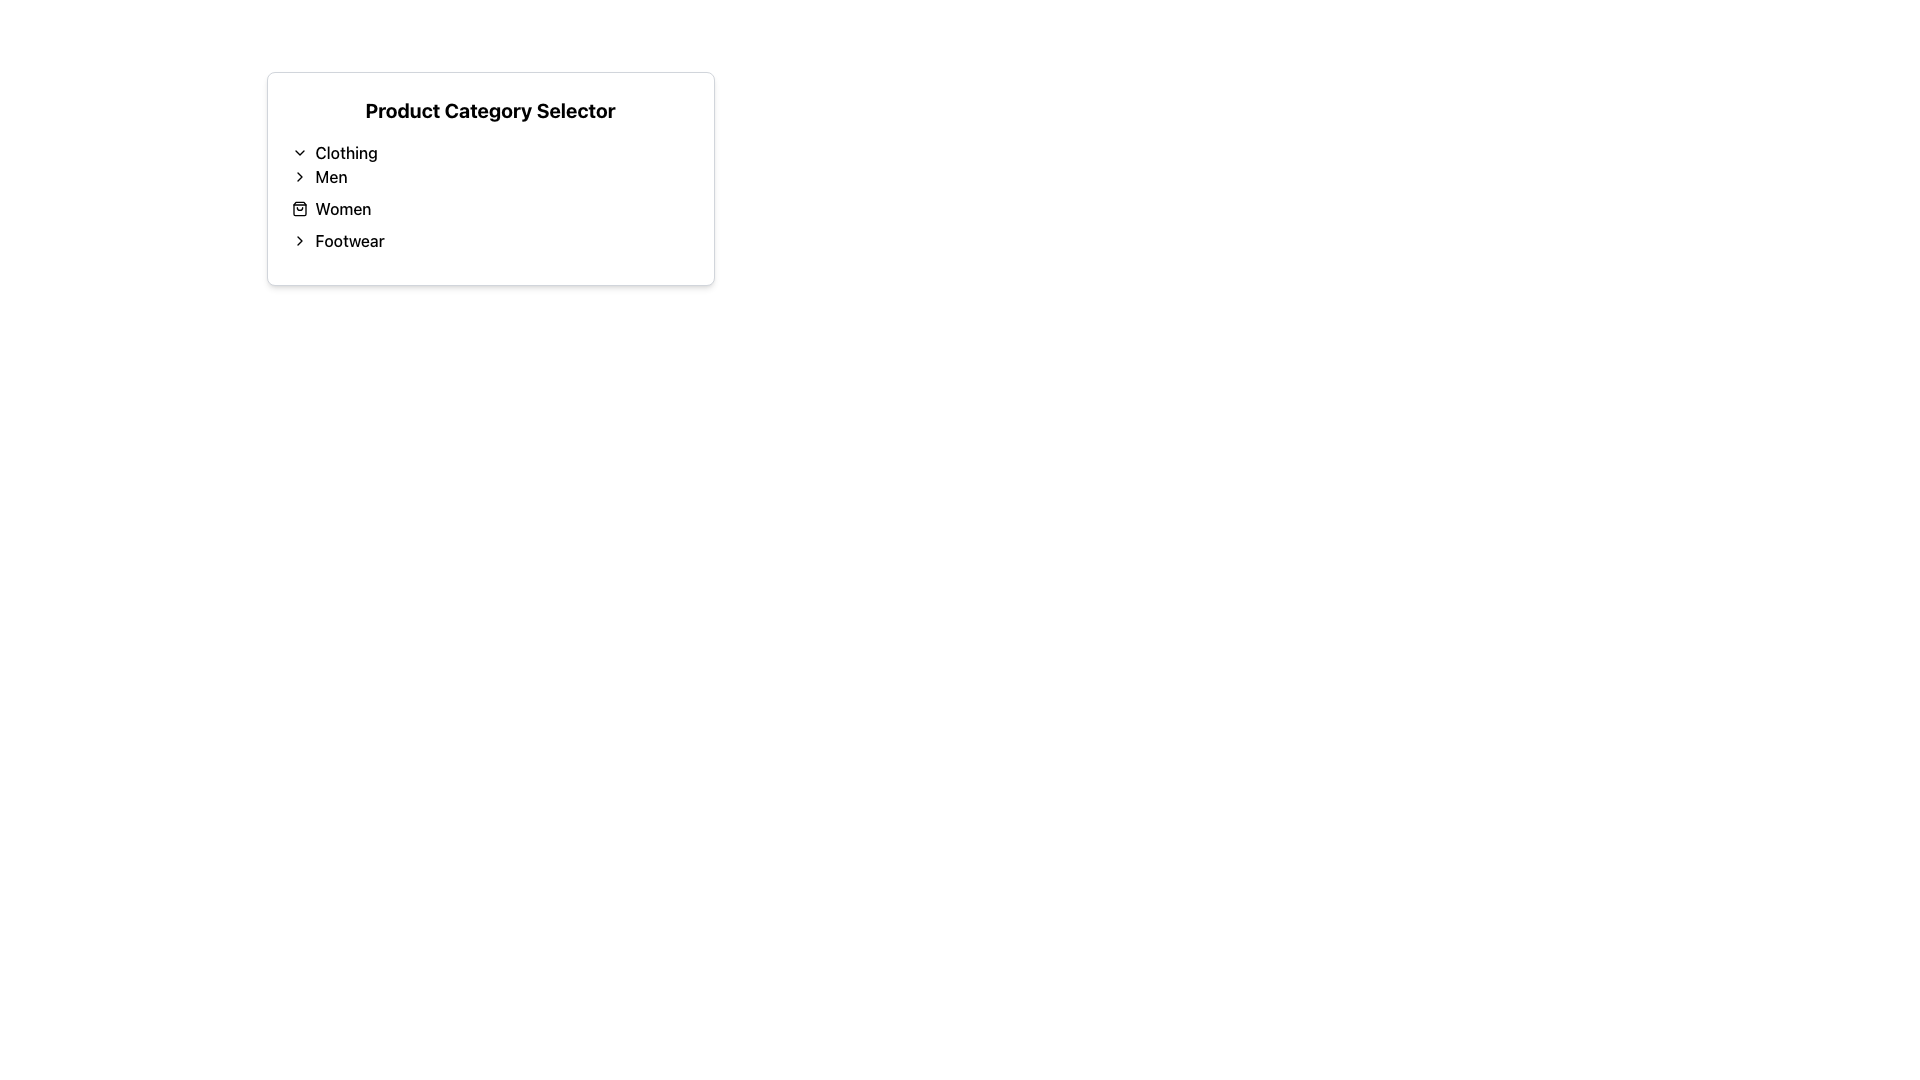  Describe the element at coordinates (298, 208) in the screenshot. I see `the shopping bag icon in the 'Women' category of the 'Product Category Selector'` at that location.